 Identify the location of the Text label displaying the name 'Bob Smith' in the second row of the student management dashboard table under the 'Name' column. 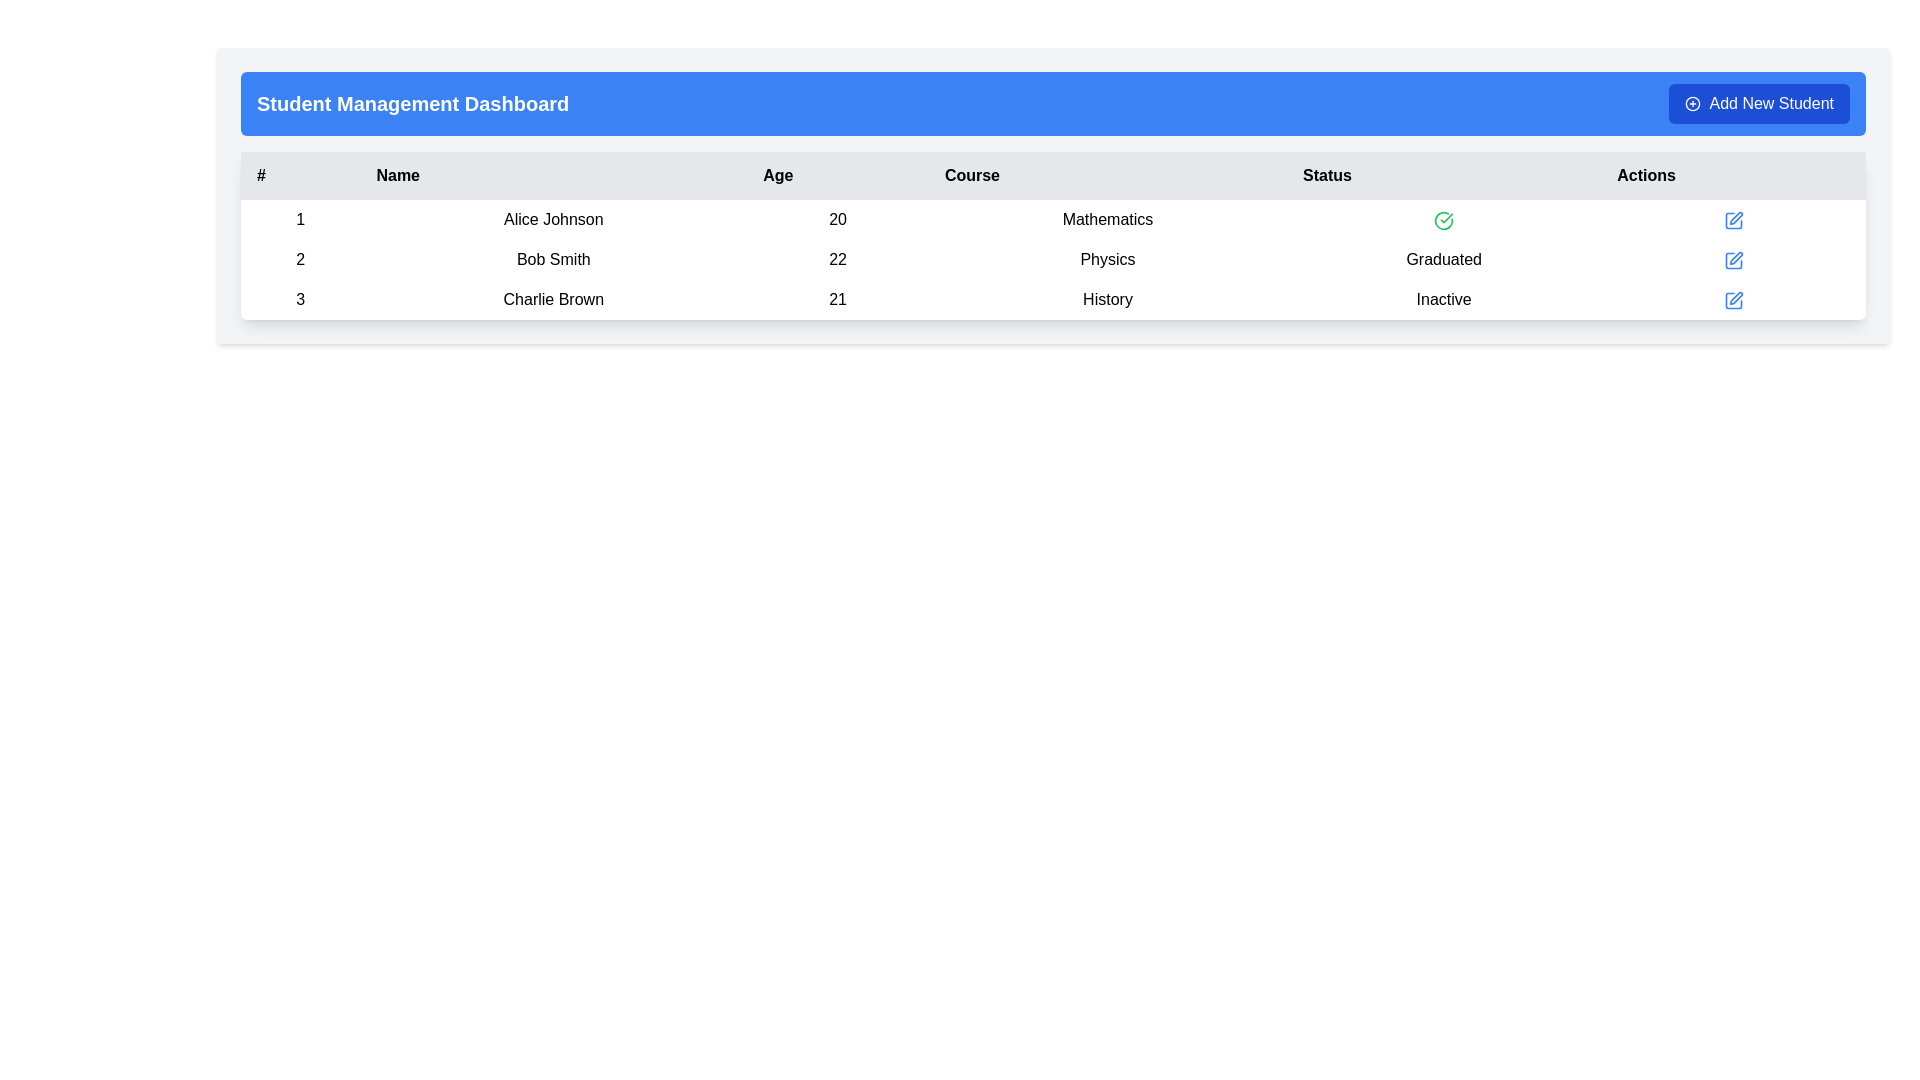
(553, 258).